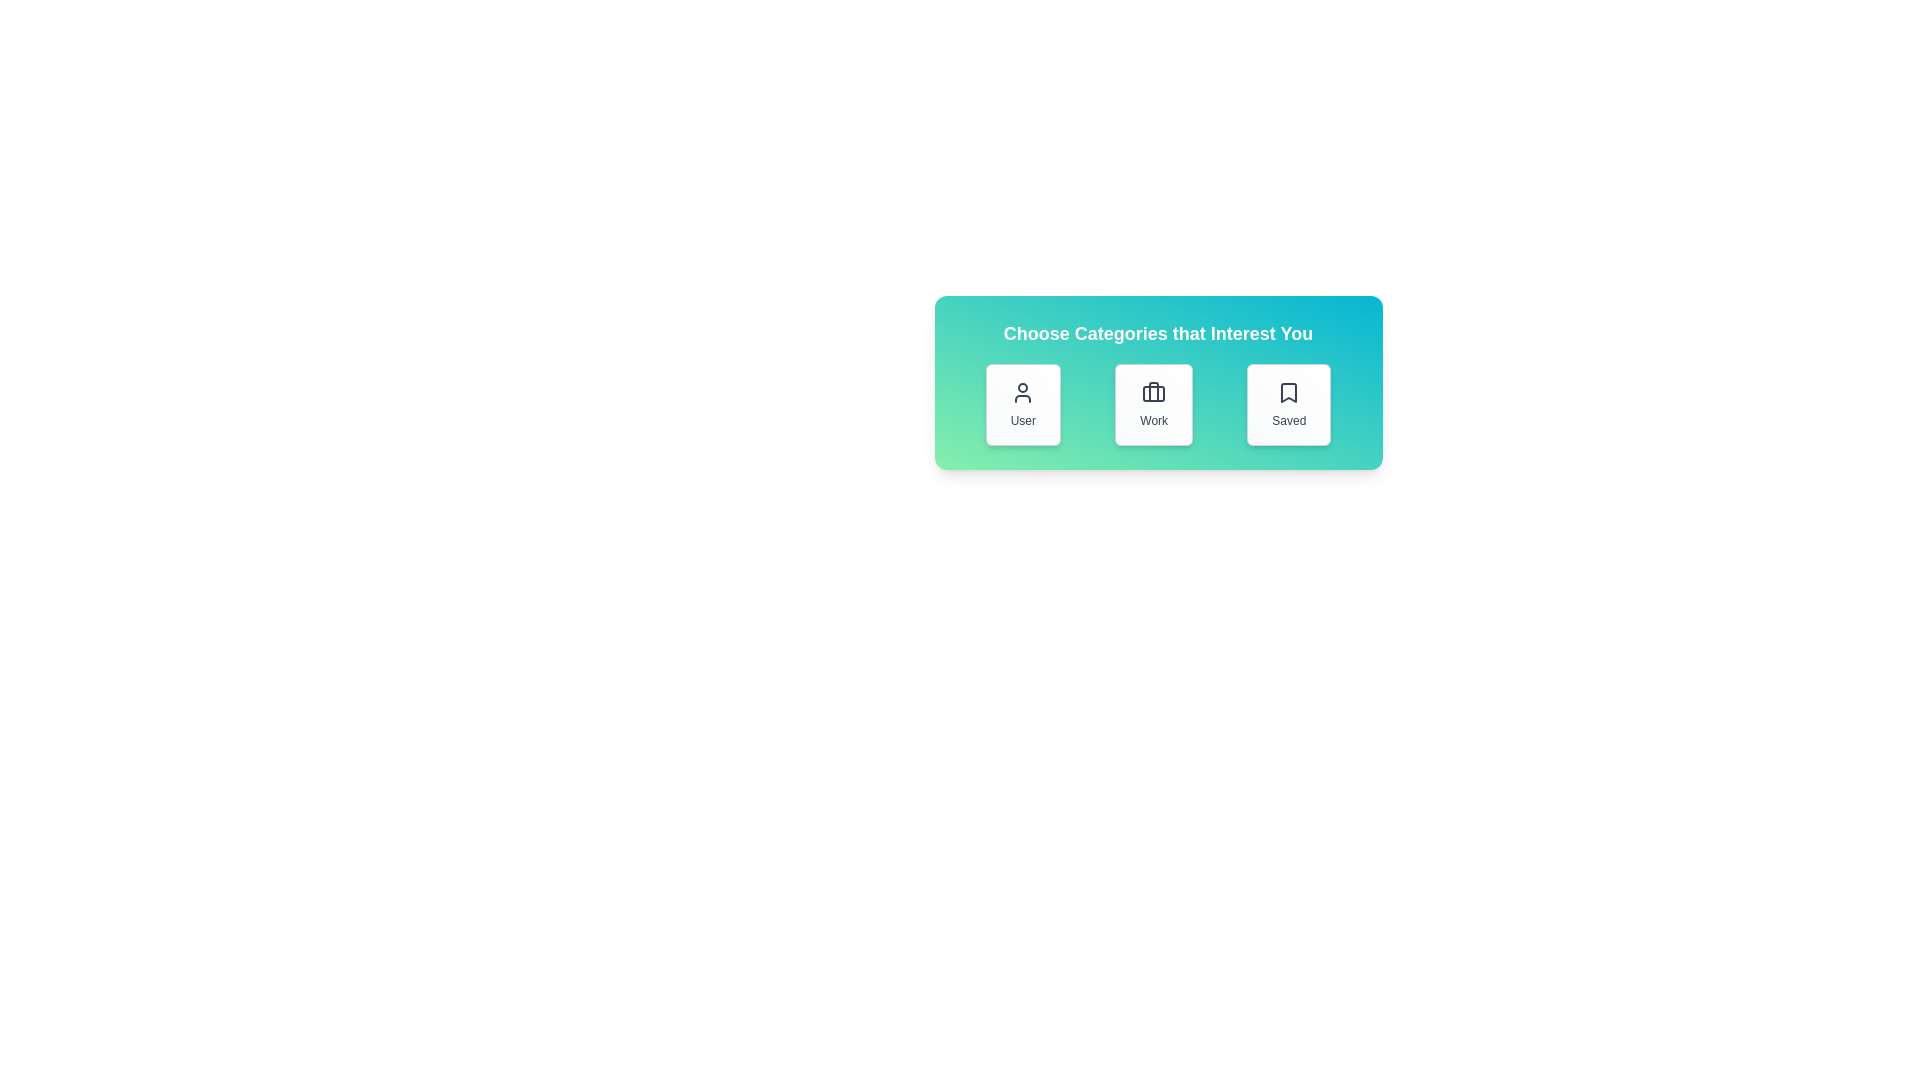 The width and height of the screenshot is (1920, 1080). What do you see at coordinates (1154, 405) in the screenshot?
I see `the Work button to see the hover effect` at bounding box center [1154, 405].